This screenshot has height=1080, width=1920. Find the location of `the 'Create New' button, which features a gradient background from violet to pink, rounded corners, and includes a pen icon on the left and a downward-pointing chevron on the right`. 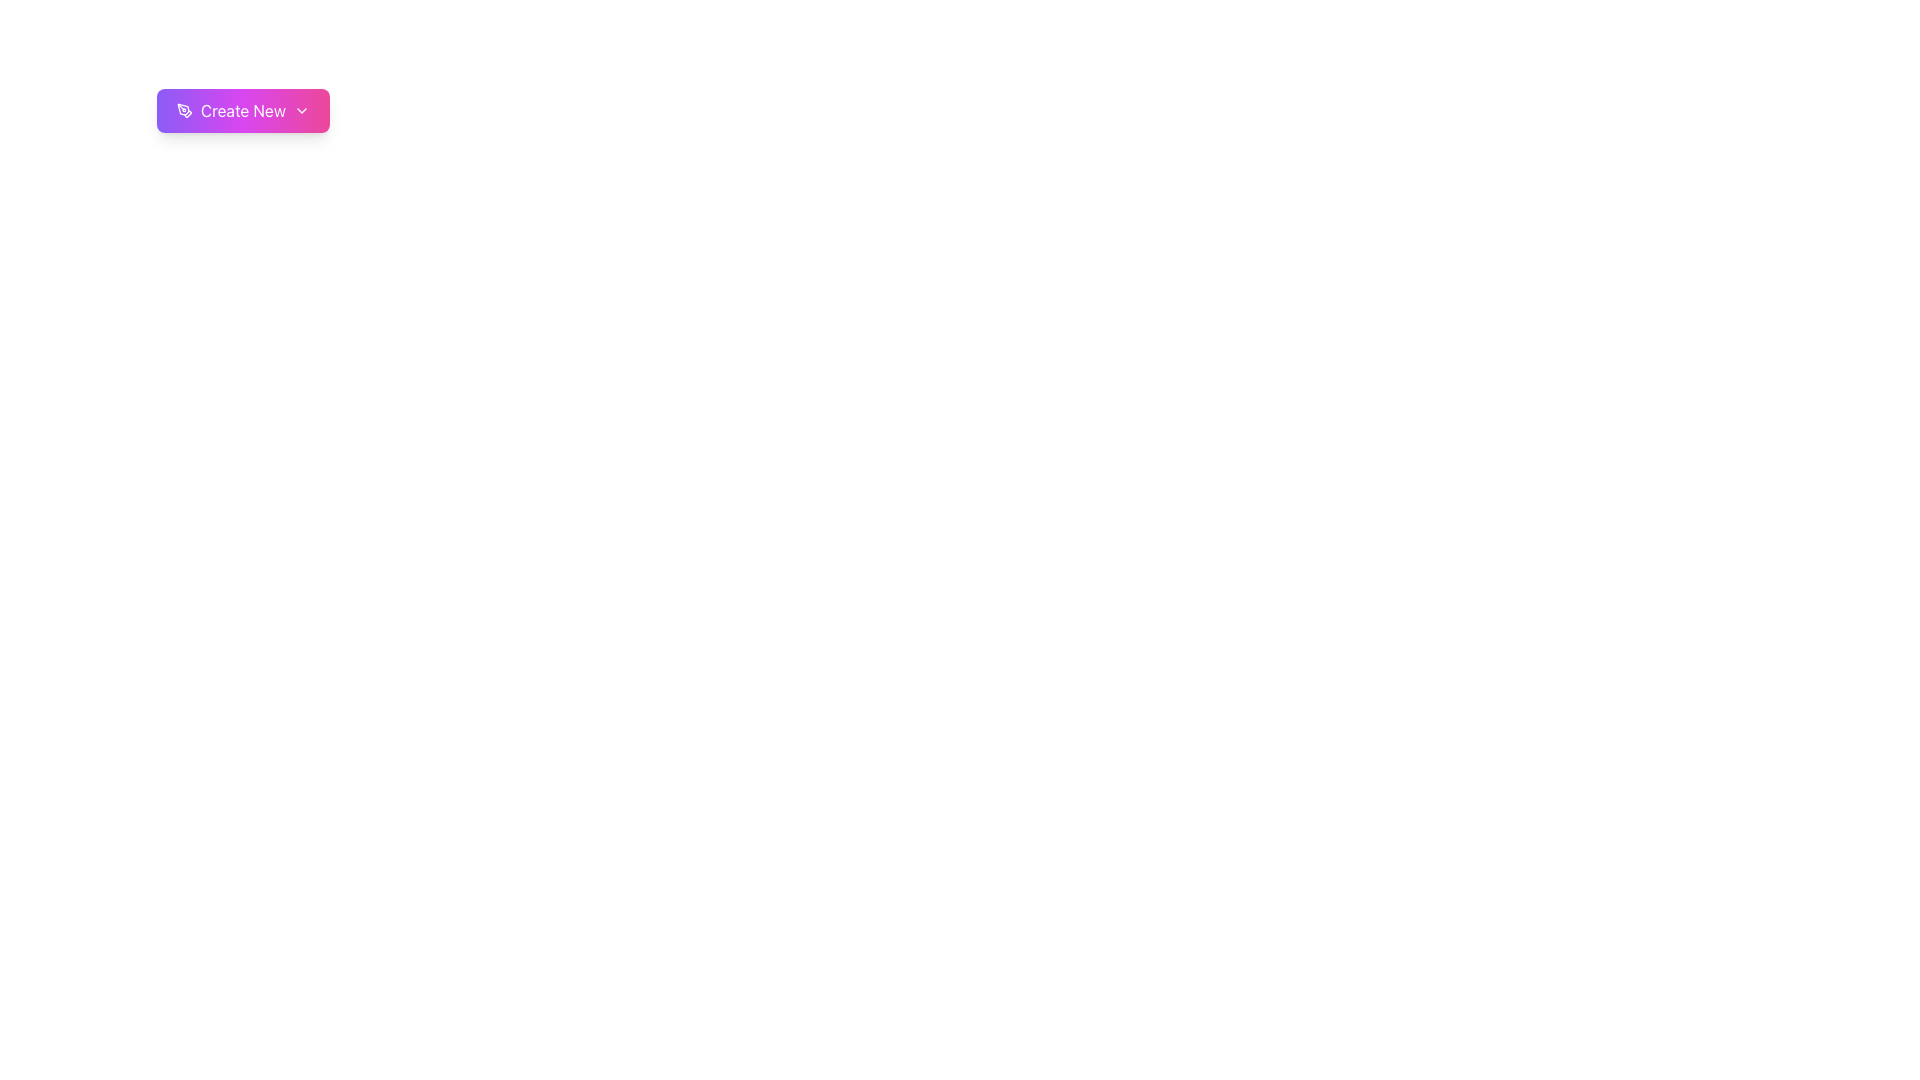

the 'Create New' button, which features a gradient background from violet to pink, rounded corners, and includes a pen icon on the left and a downward-pointing chevron on the right is located at coordinates (242, 111).